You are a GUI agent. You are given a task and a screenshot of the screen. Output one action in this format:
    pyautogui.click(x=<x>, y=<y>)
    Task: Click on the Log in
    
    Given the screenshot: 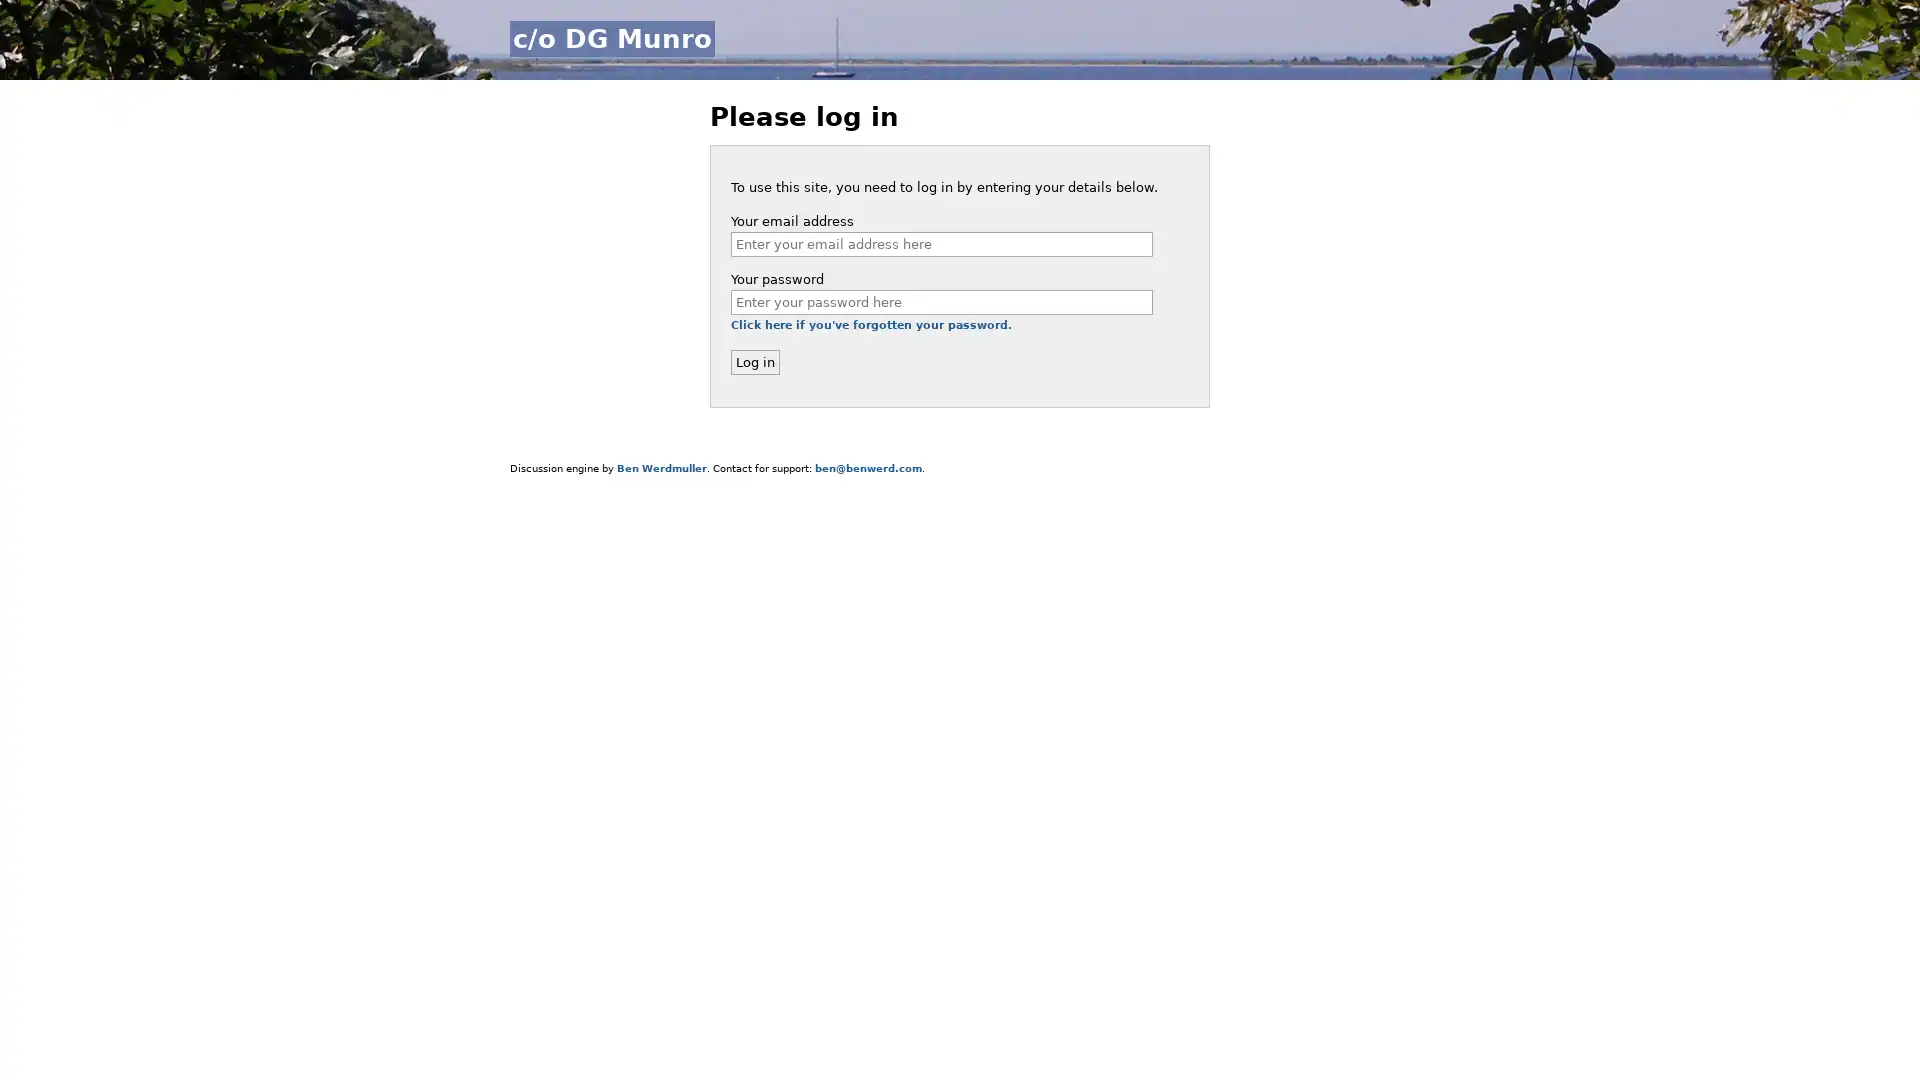 What is the action you would take?
    pyautogui.click(x=754, y=361)
    